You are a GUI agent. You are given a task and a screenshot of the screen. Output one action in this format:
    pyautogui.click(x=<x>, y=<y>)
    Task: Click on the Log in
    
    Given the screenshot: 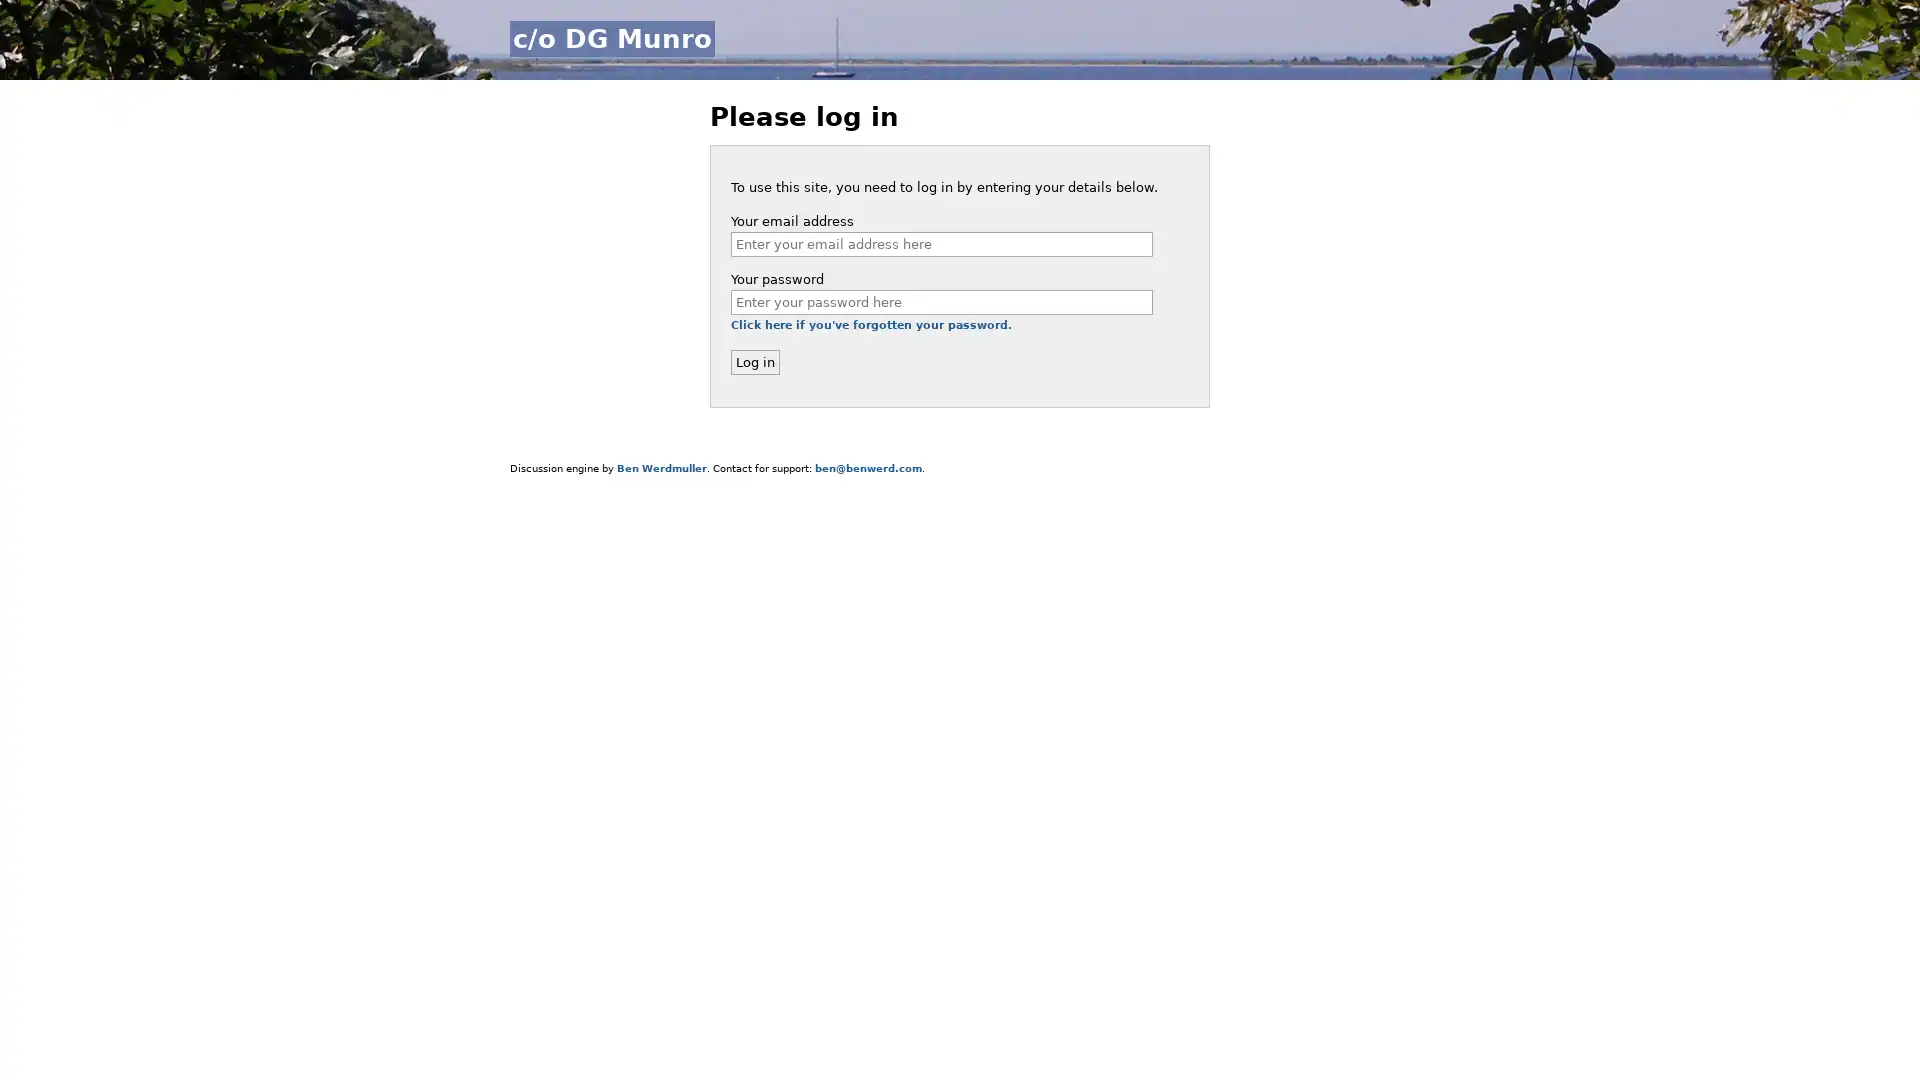 What is the action you would take?
    pyautogui.click(x=754, y=361)
    